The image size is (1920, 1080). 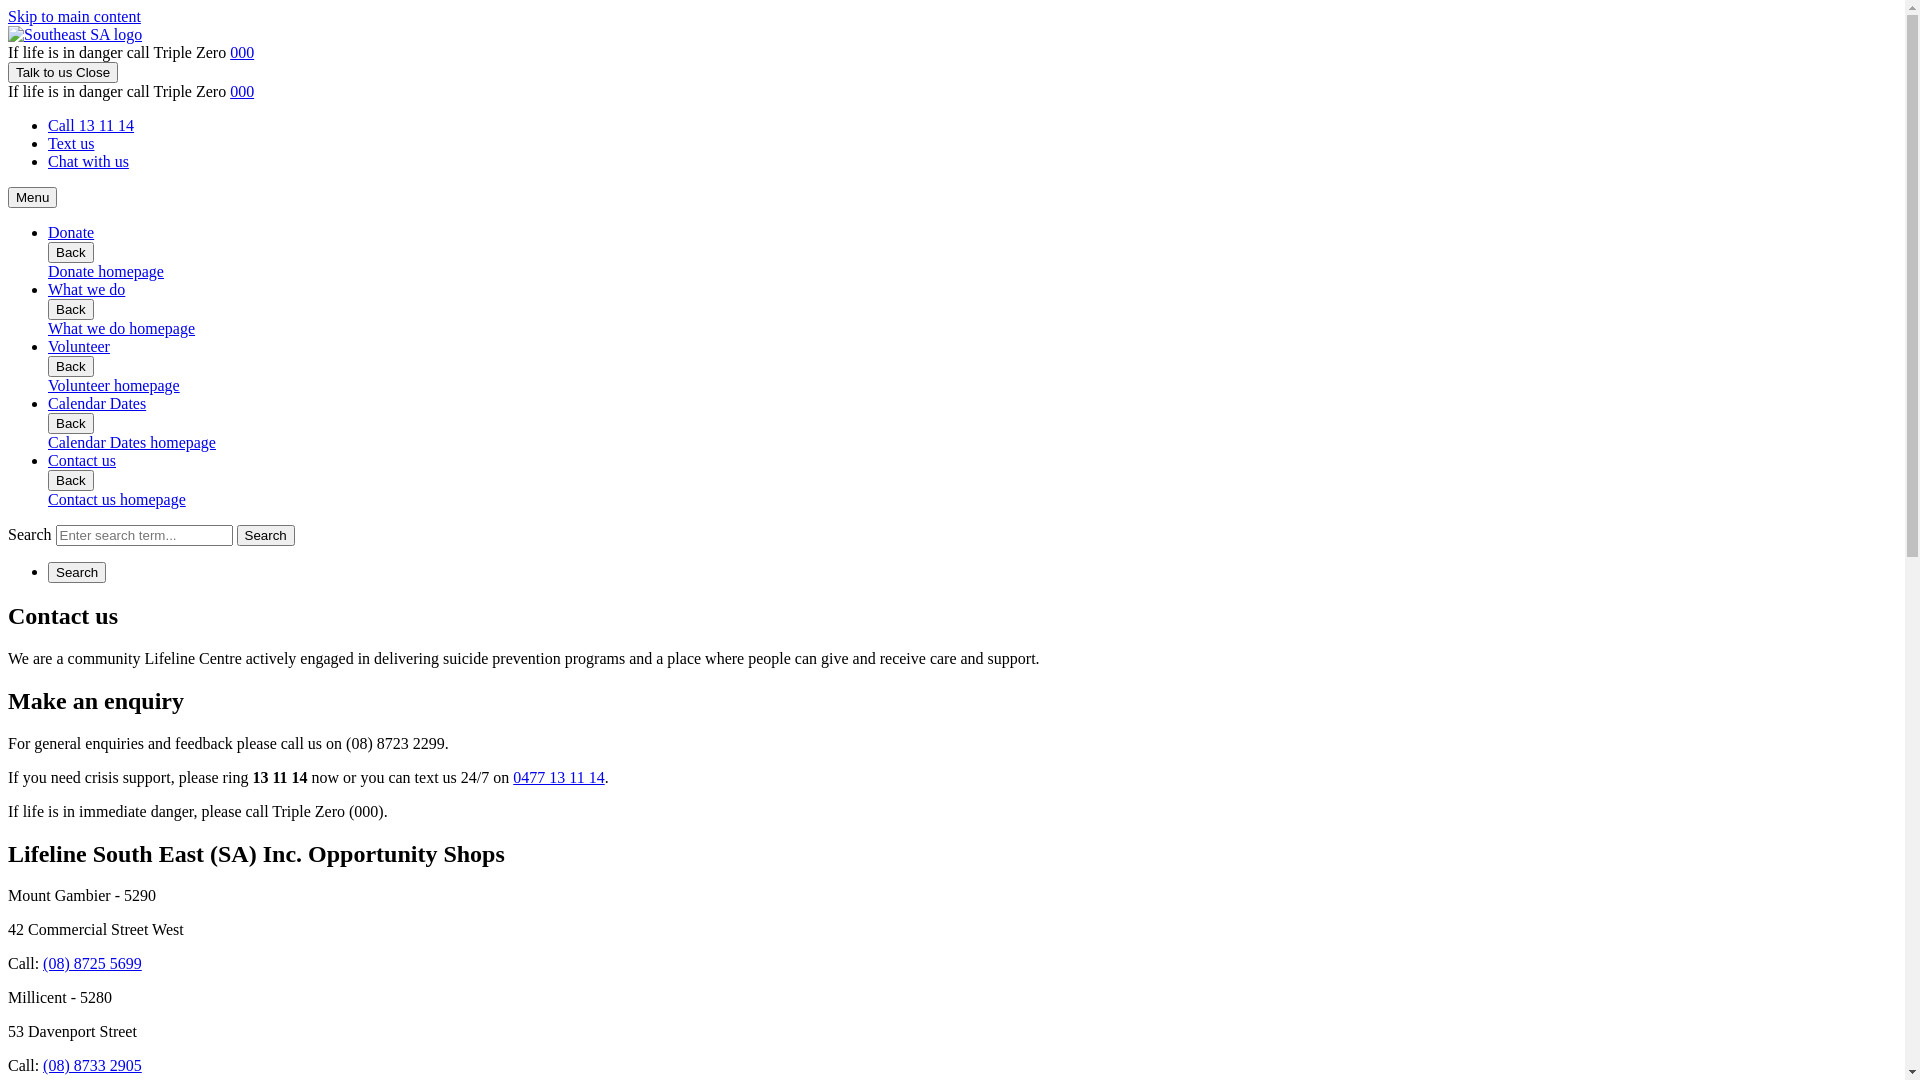 What do you see at coordinates (48, 460) in the screenshot?
I see `'Contact us'` at bounding box center [48, 460].